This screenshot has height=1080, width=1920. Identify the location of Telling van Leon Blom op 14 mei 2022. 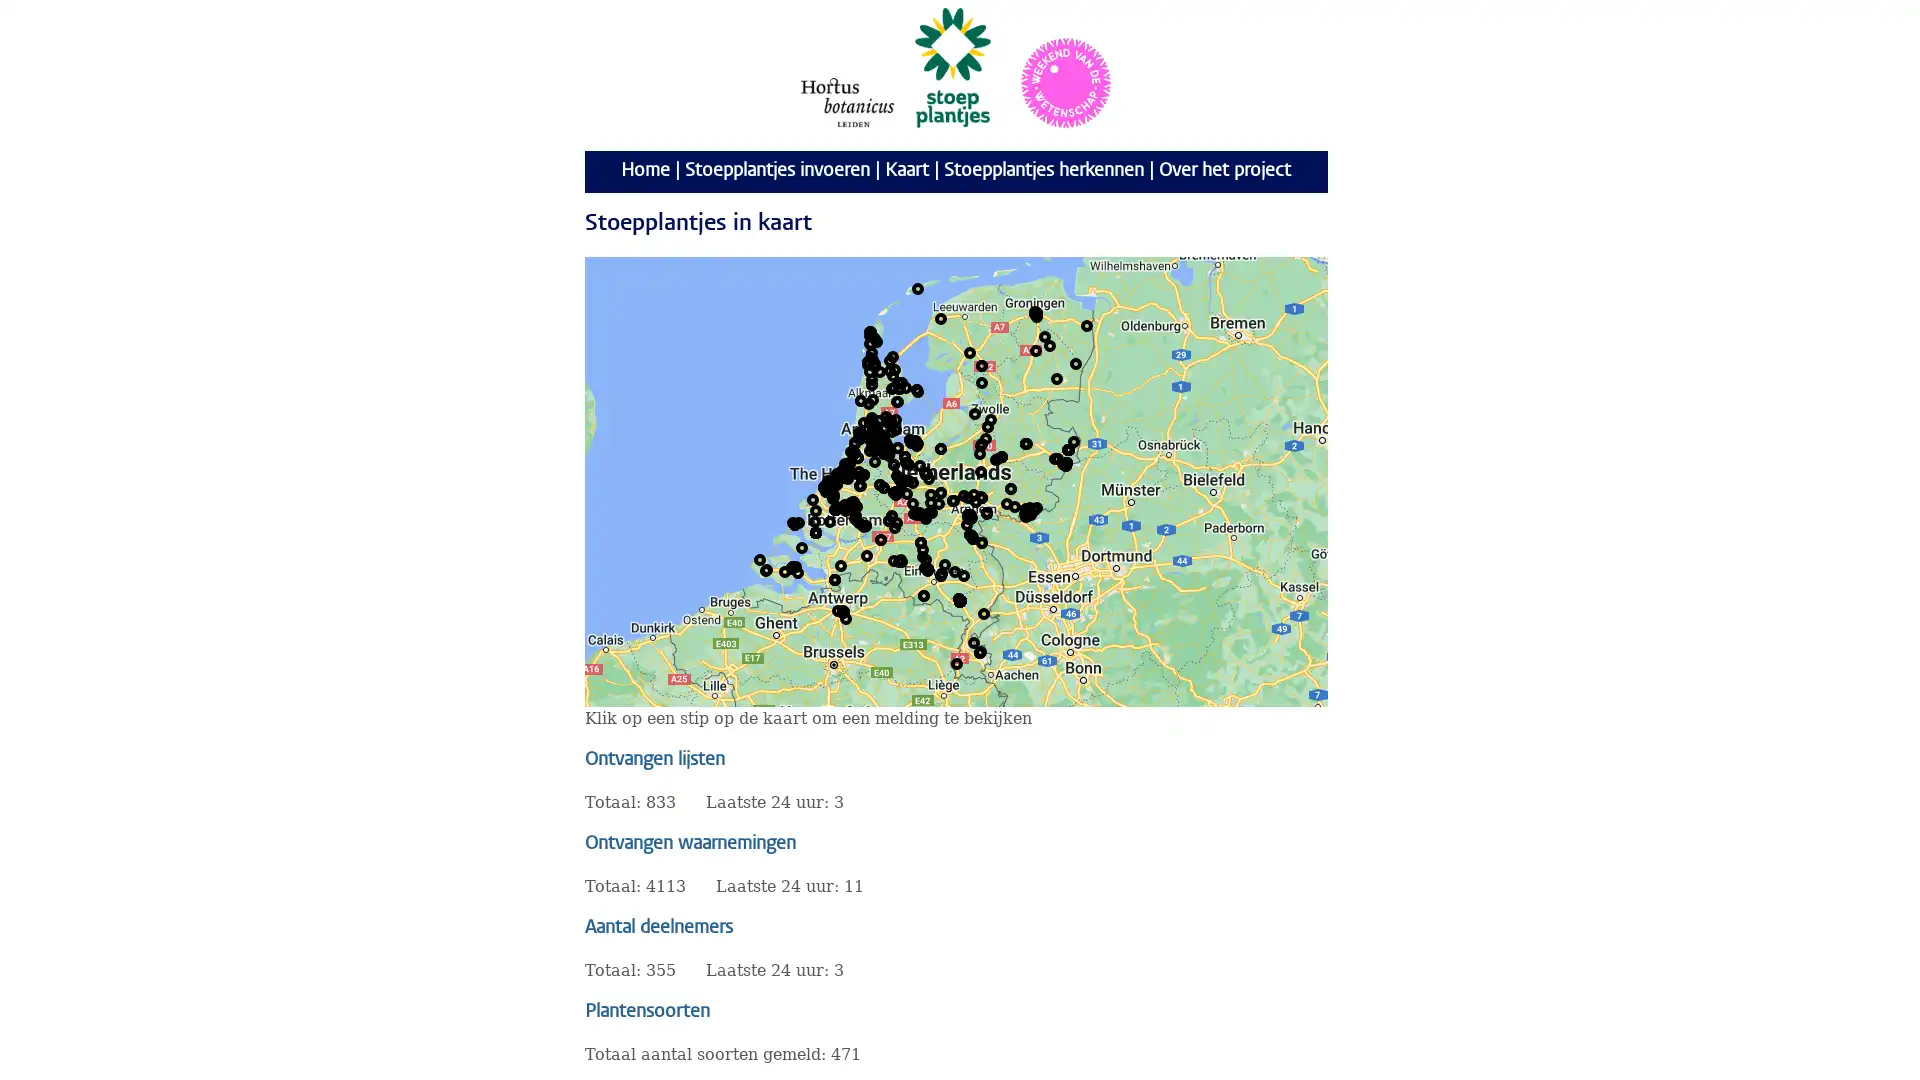
(920, 542).